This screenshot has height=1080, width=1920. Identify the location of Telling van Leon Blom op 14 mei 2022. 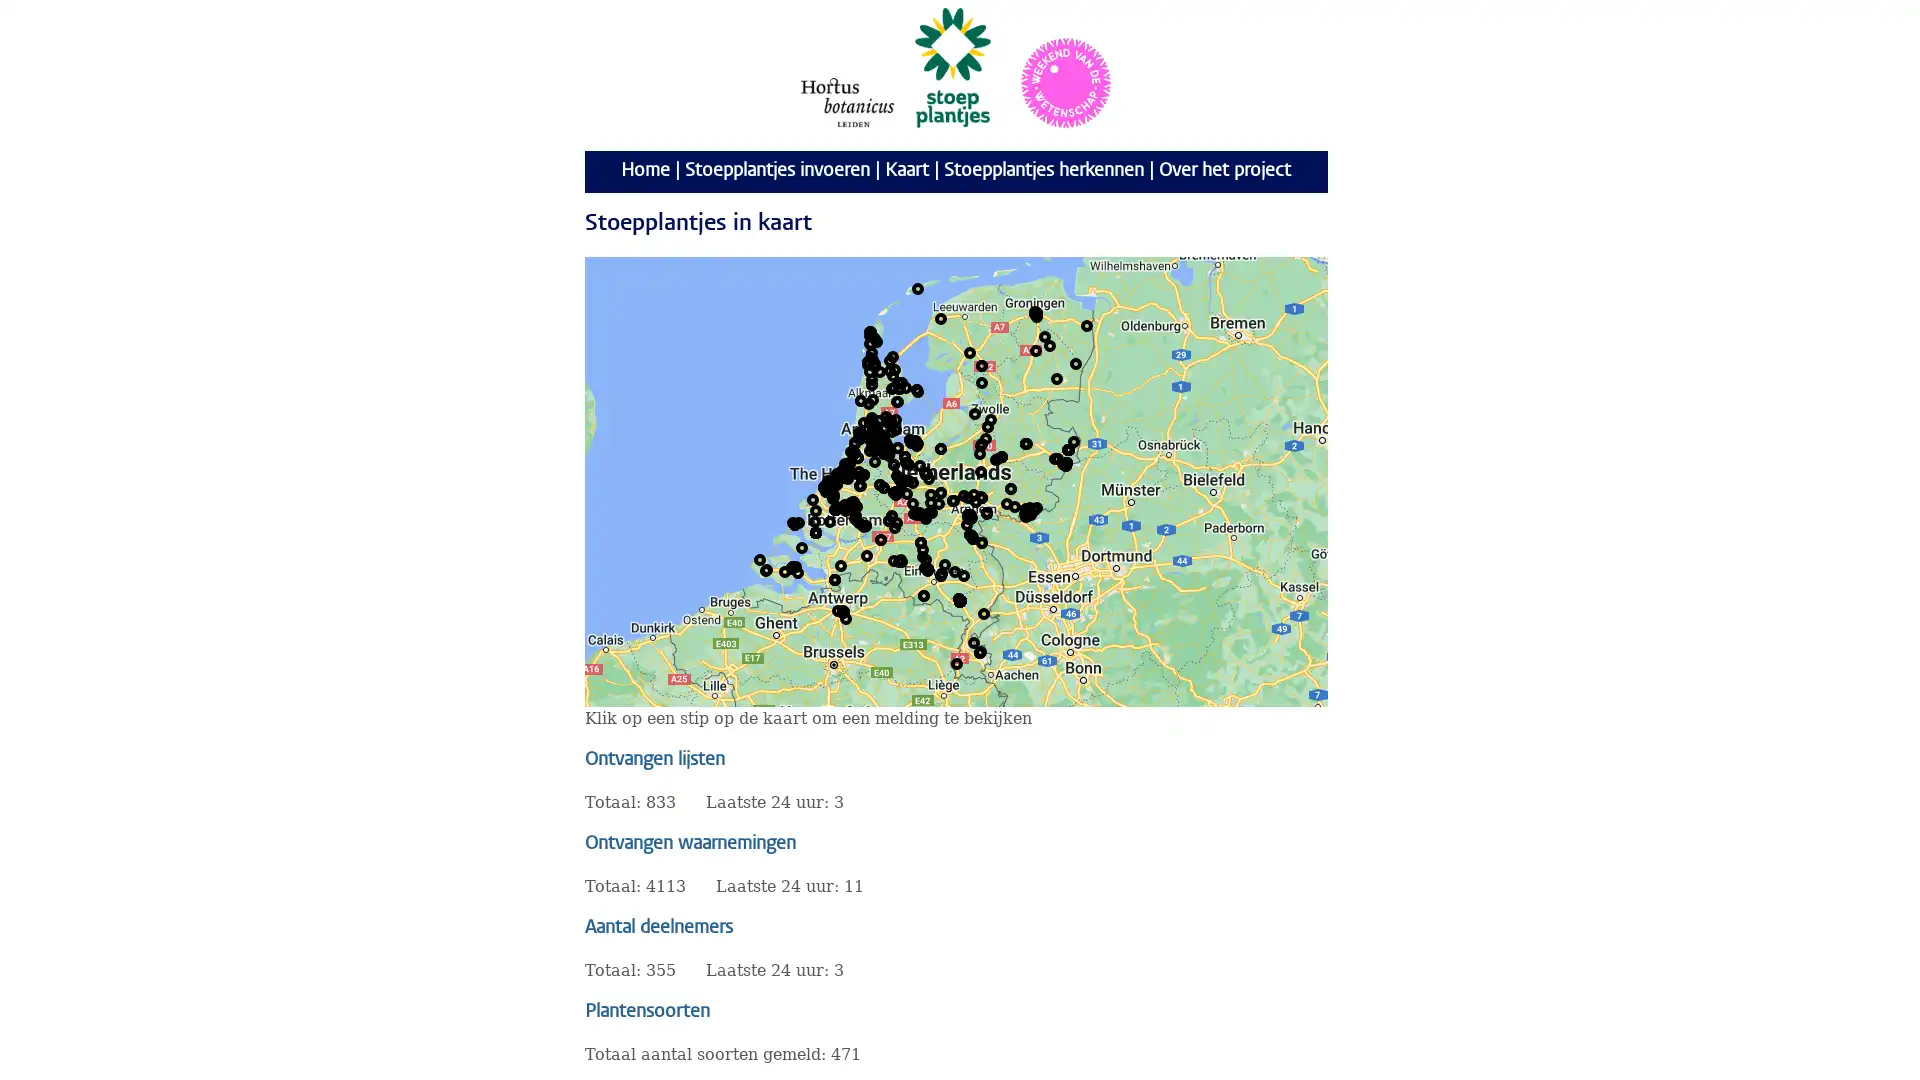
(920, 542).